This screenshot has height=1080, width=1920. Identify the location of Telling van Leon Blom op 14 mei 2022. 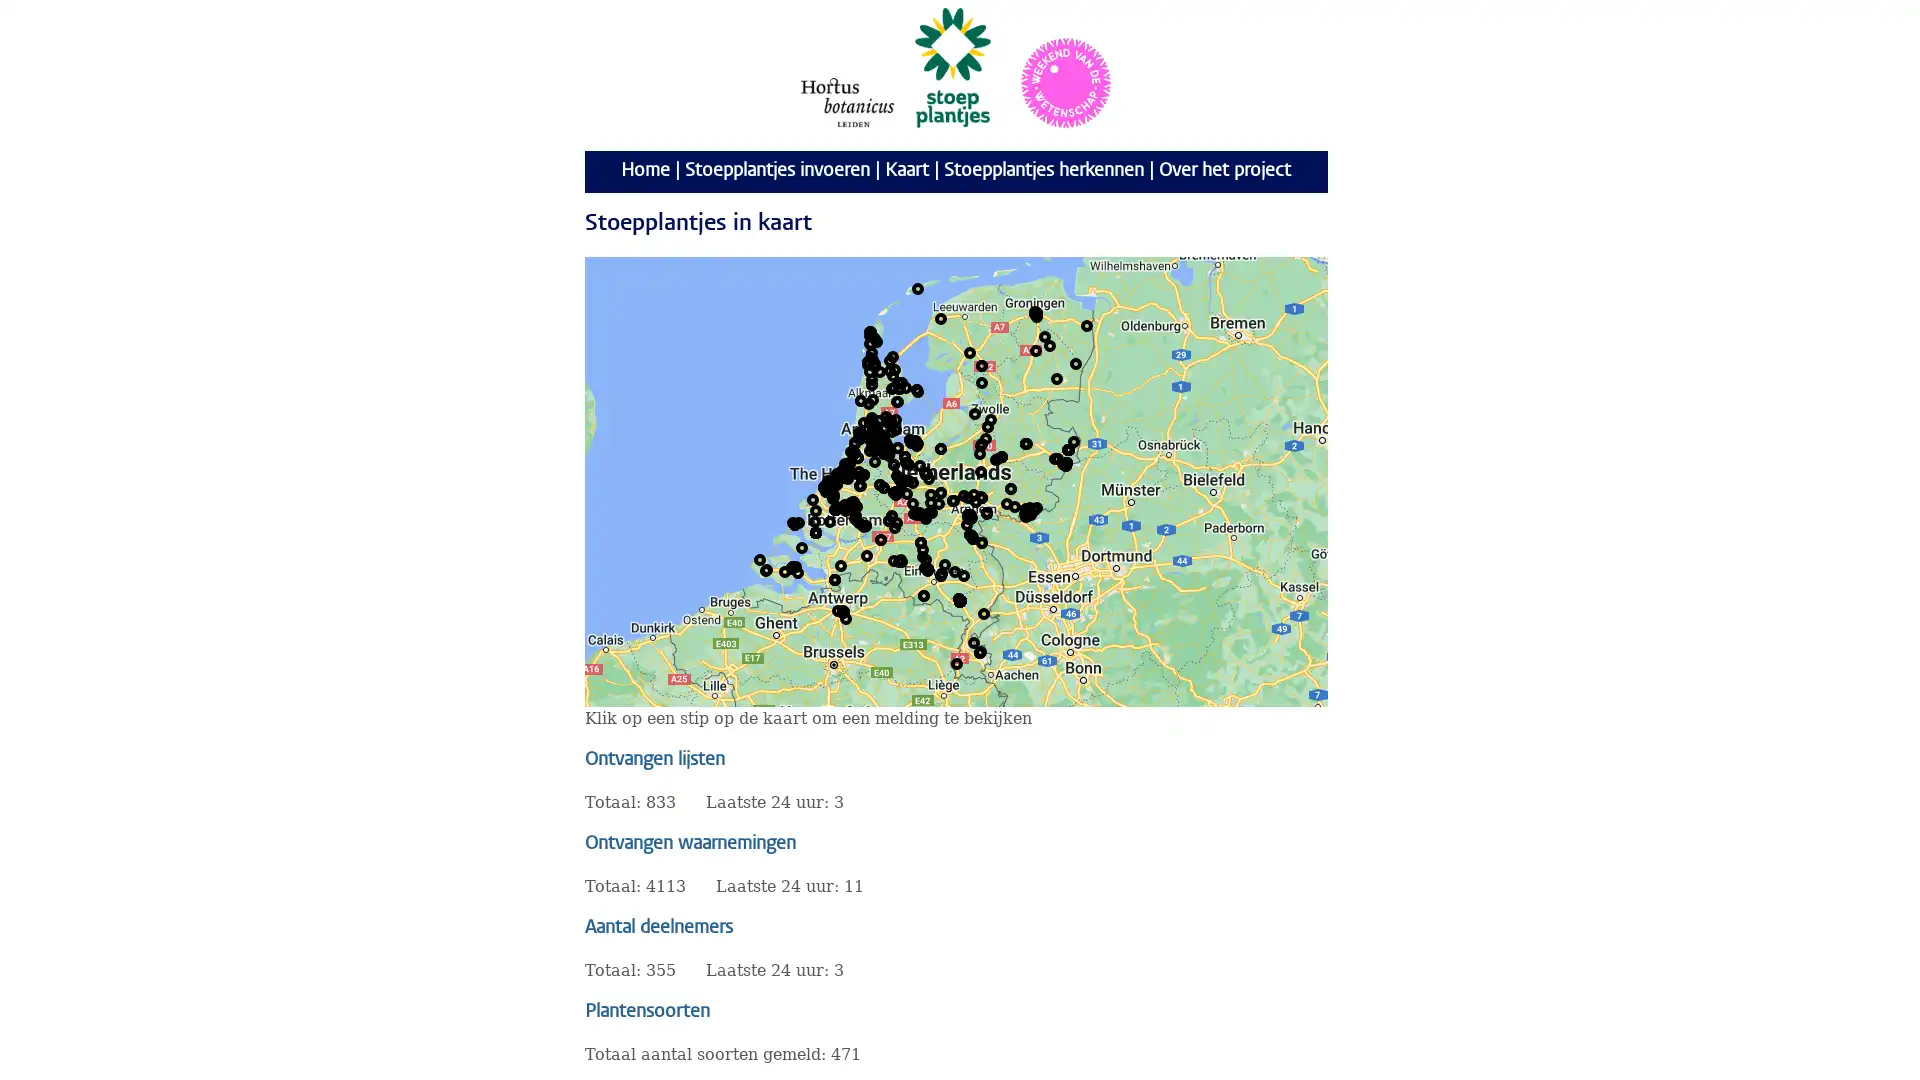
(920, 542).